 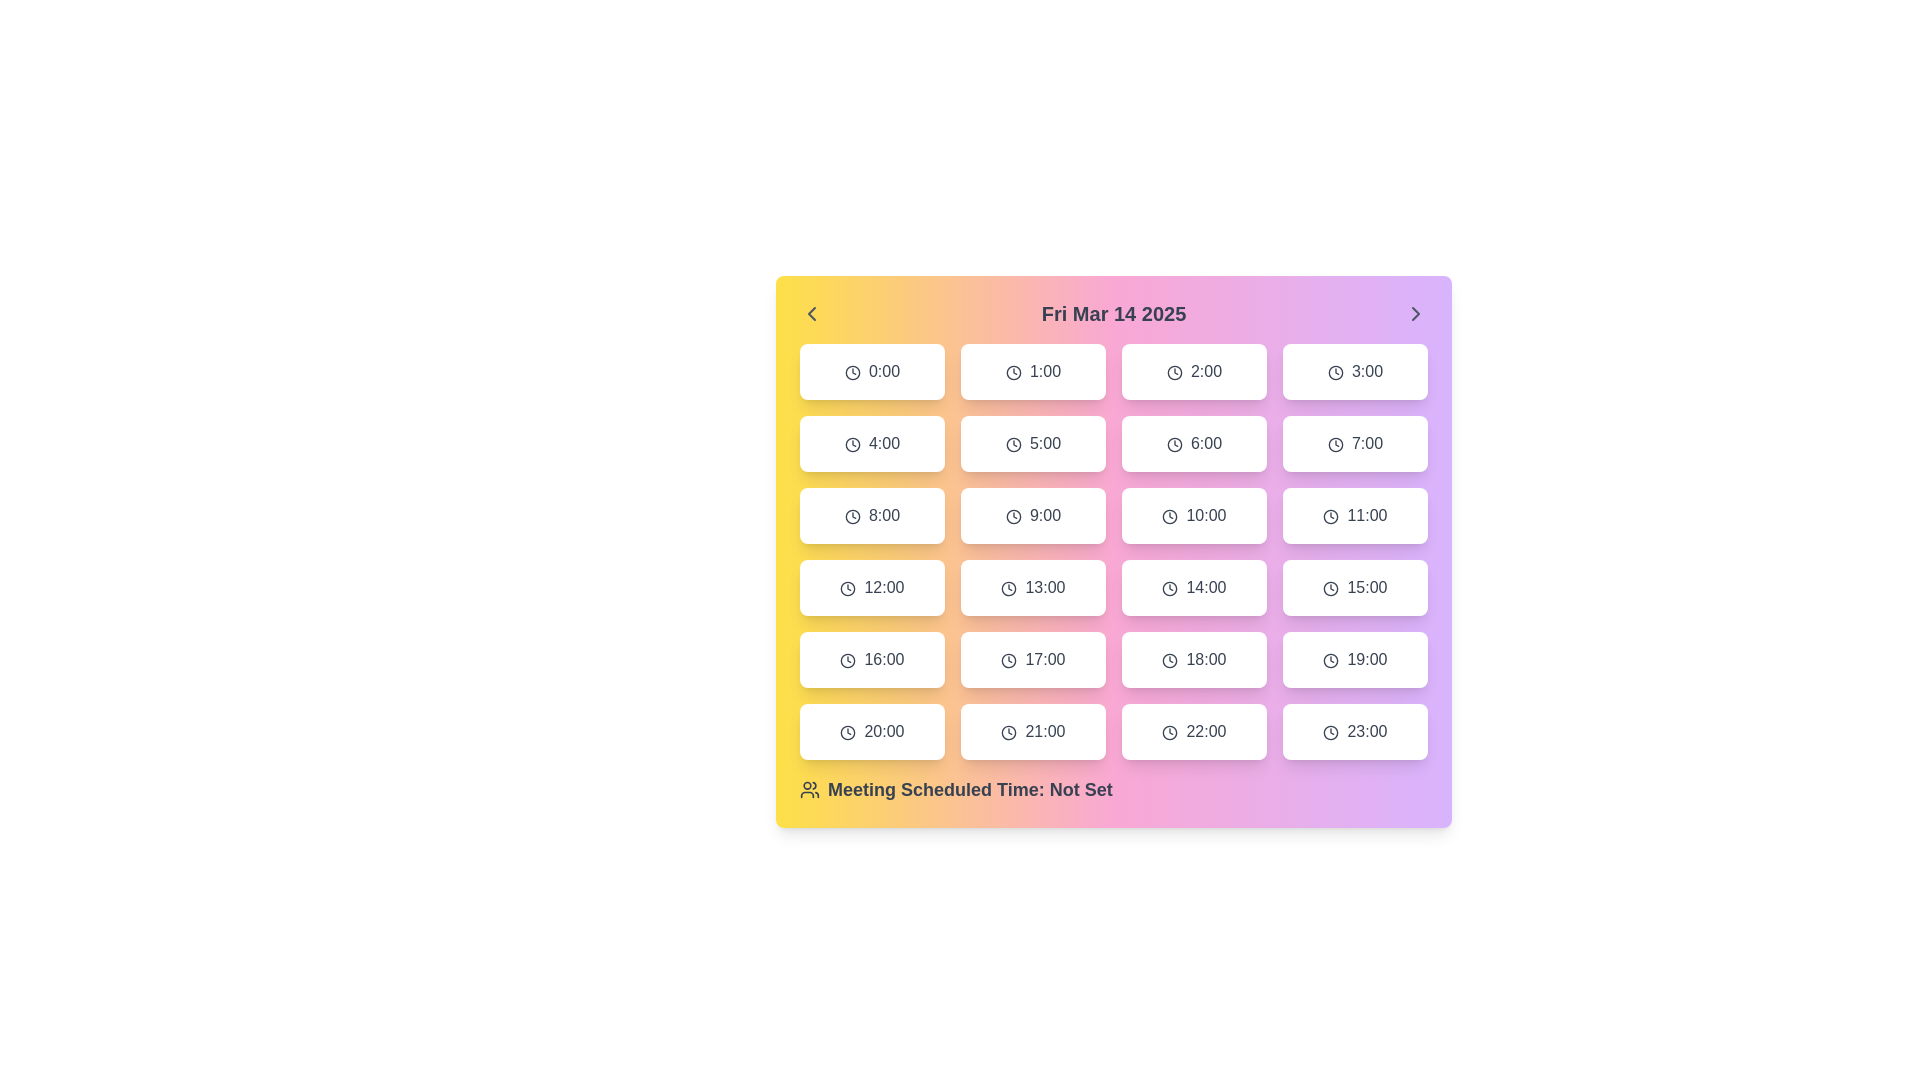 What do you see at coordinates (872, 371) in the screenshot?
I see `the selectable time slot button labeled as '0:00' located in the first column of the first row of the grid structure` at bounding box center [872, 371].